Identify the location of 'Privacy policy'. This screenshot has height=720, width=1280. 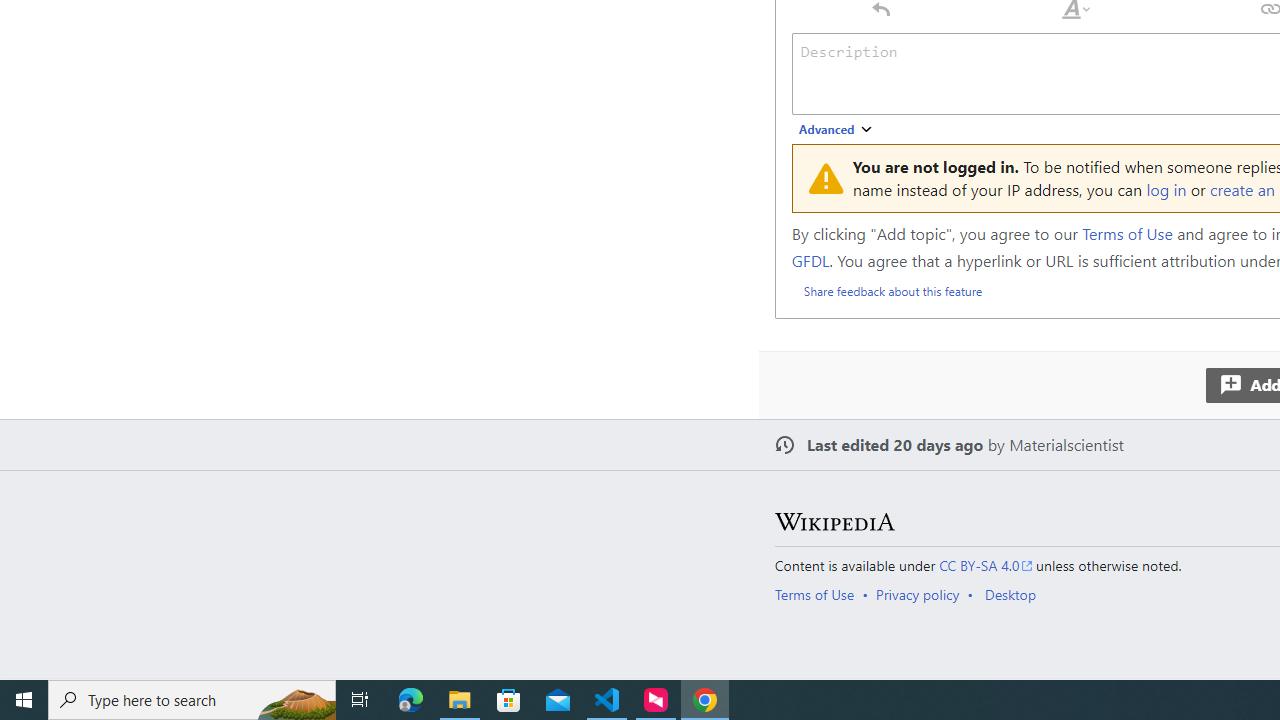
(916, 593).